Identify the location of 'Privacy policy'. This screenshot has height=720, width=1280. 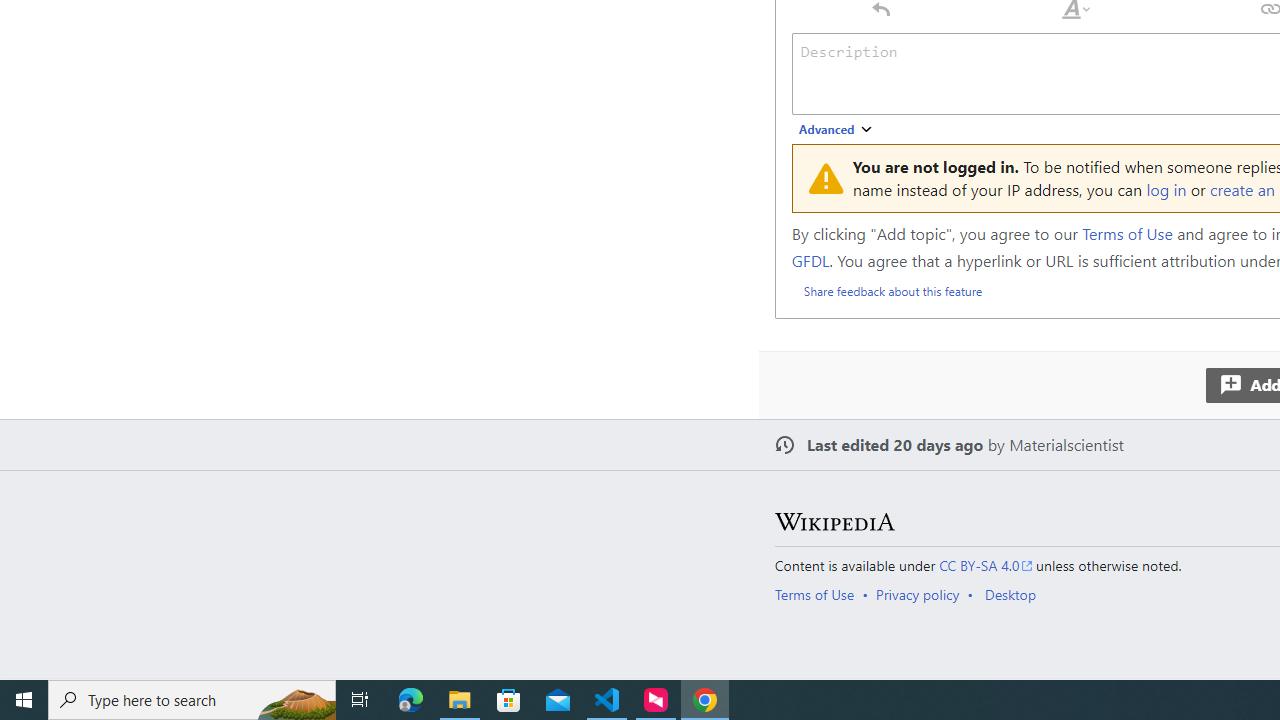
(916, 593).